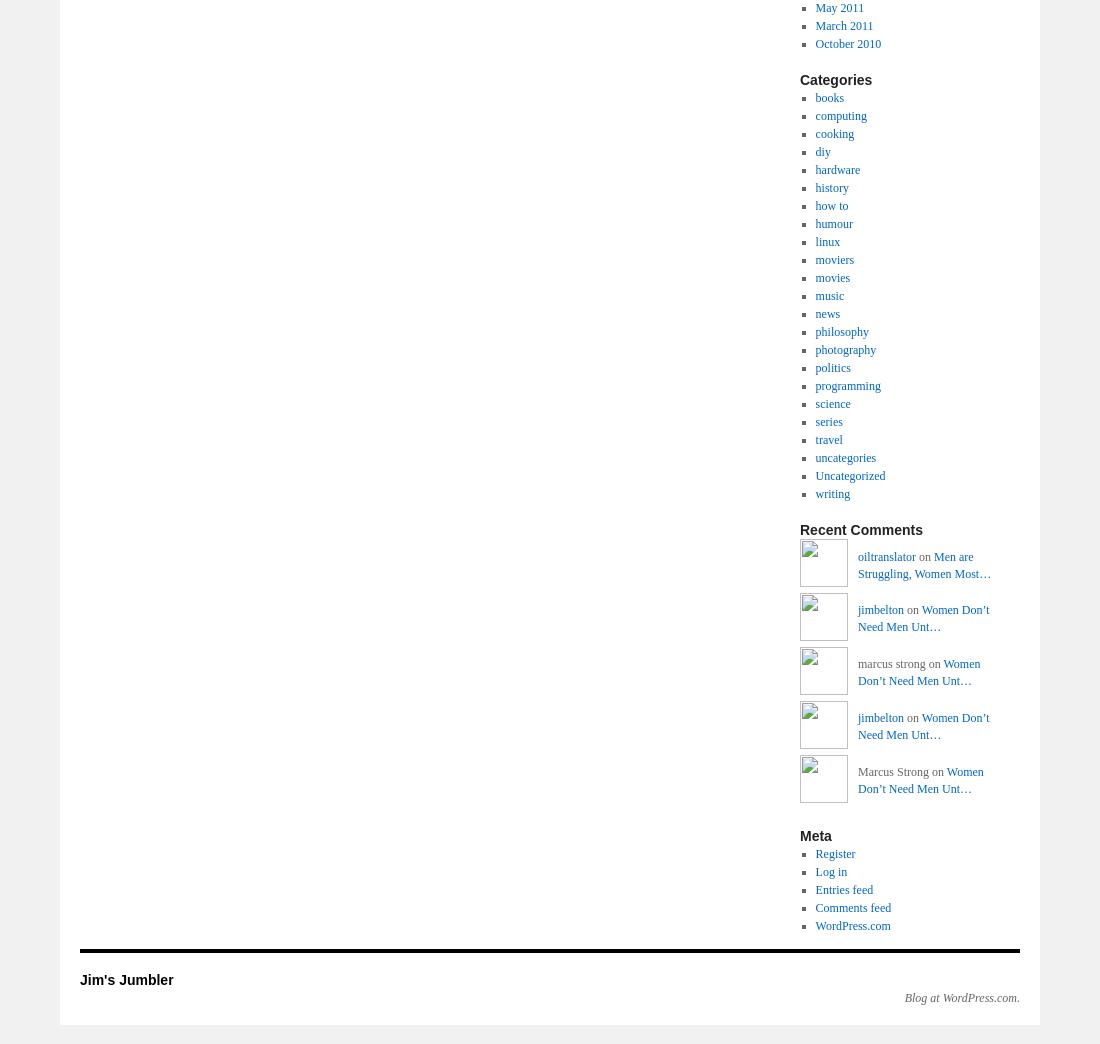  Describe the element at coordinates (814, 331) in the screenshot. I see `'philosophy'` at that location.